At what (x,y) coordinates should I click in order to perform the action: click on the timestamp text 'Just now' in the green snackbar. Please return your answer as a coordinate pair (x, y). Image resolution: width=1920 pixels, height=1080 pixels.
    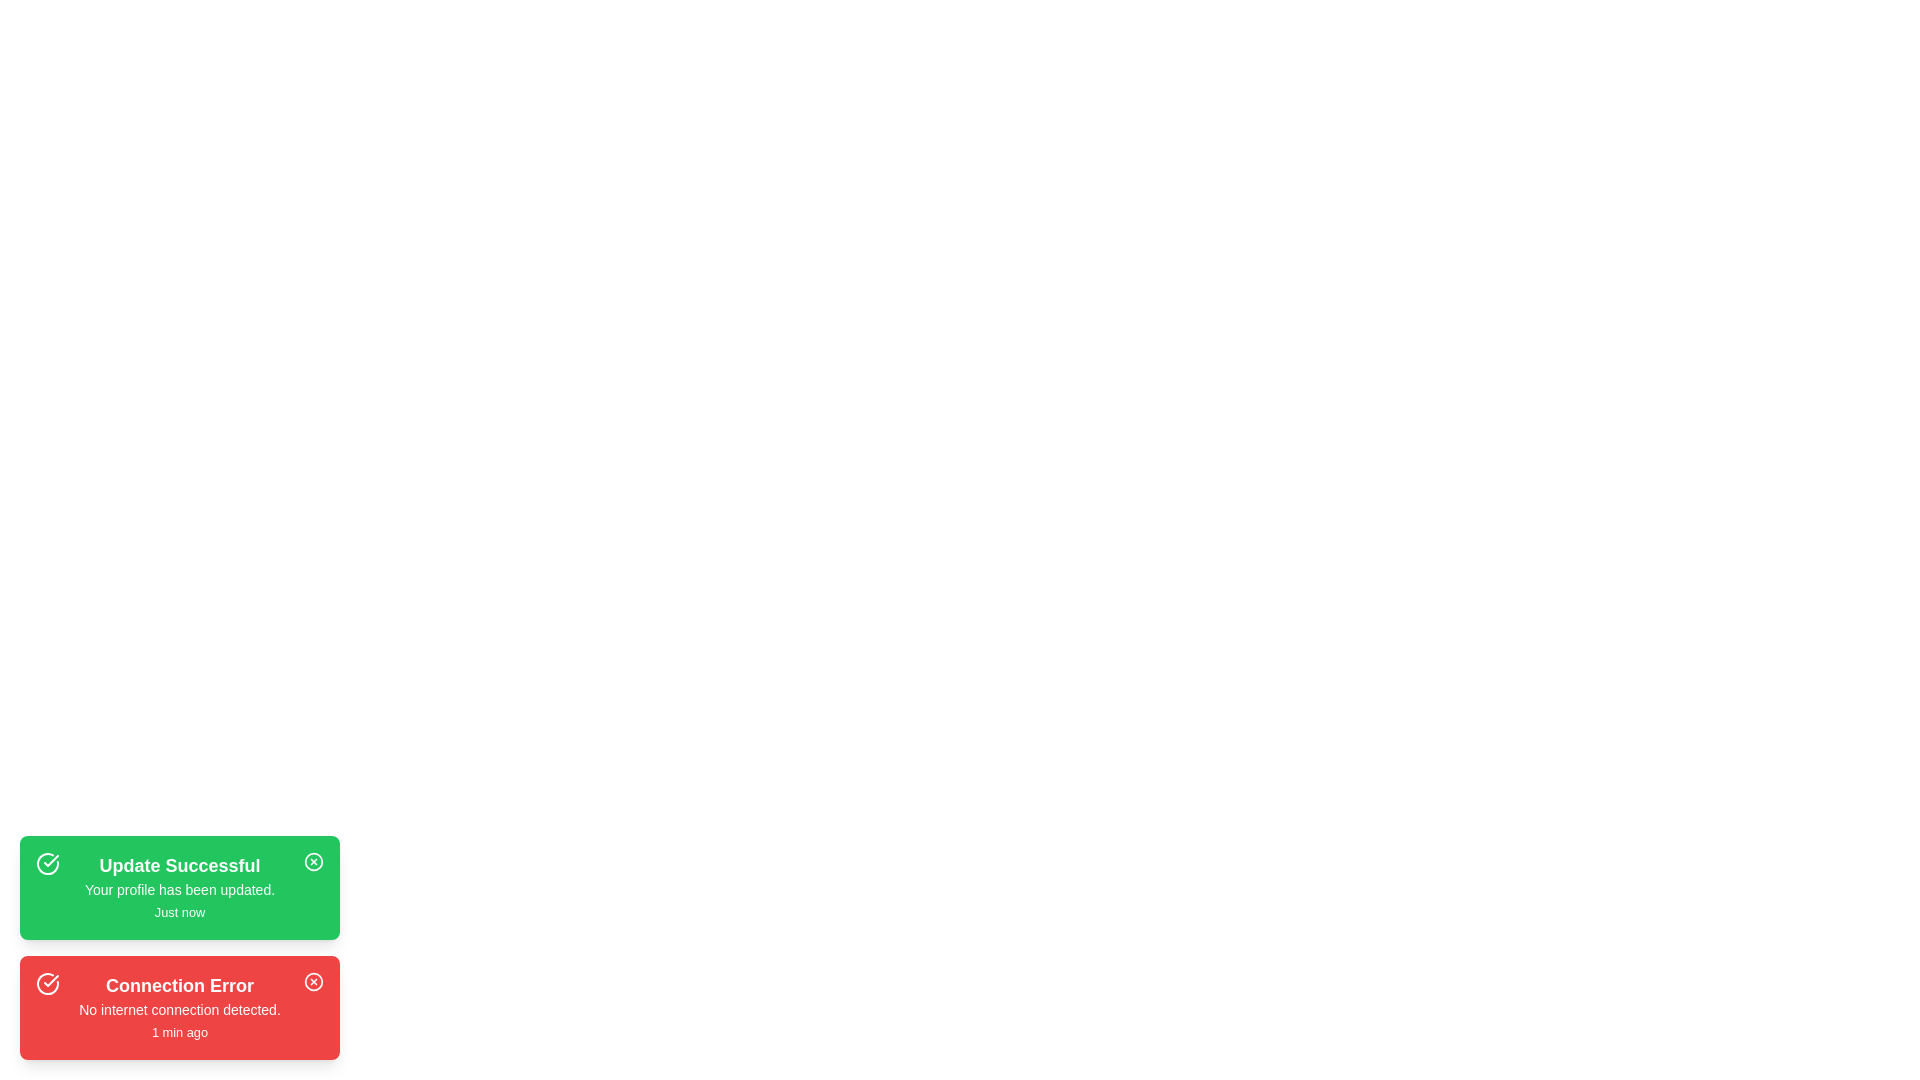
    Looking at the image, I should click on (179, 912).